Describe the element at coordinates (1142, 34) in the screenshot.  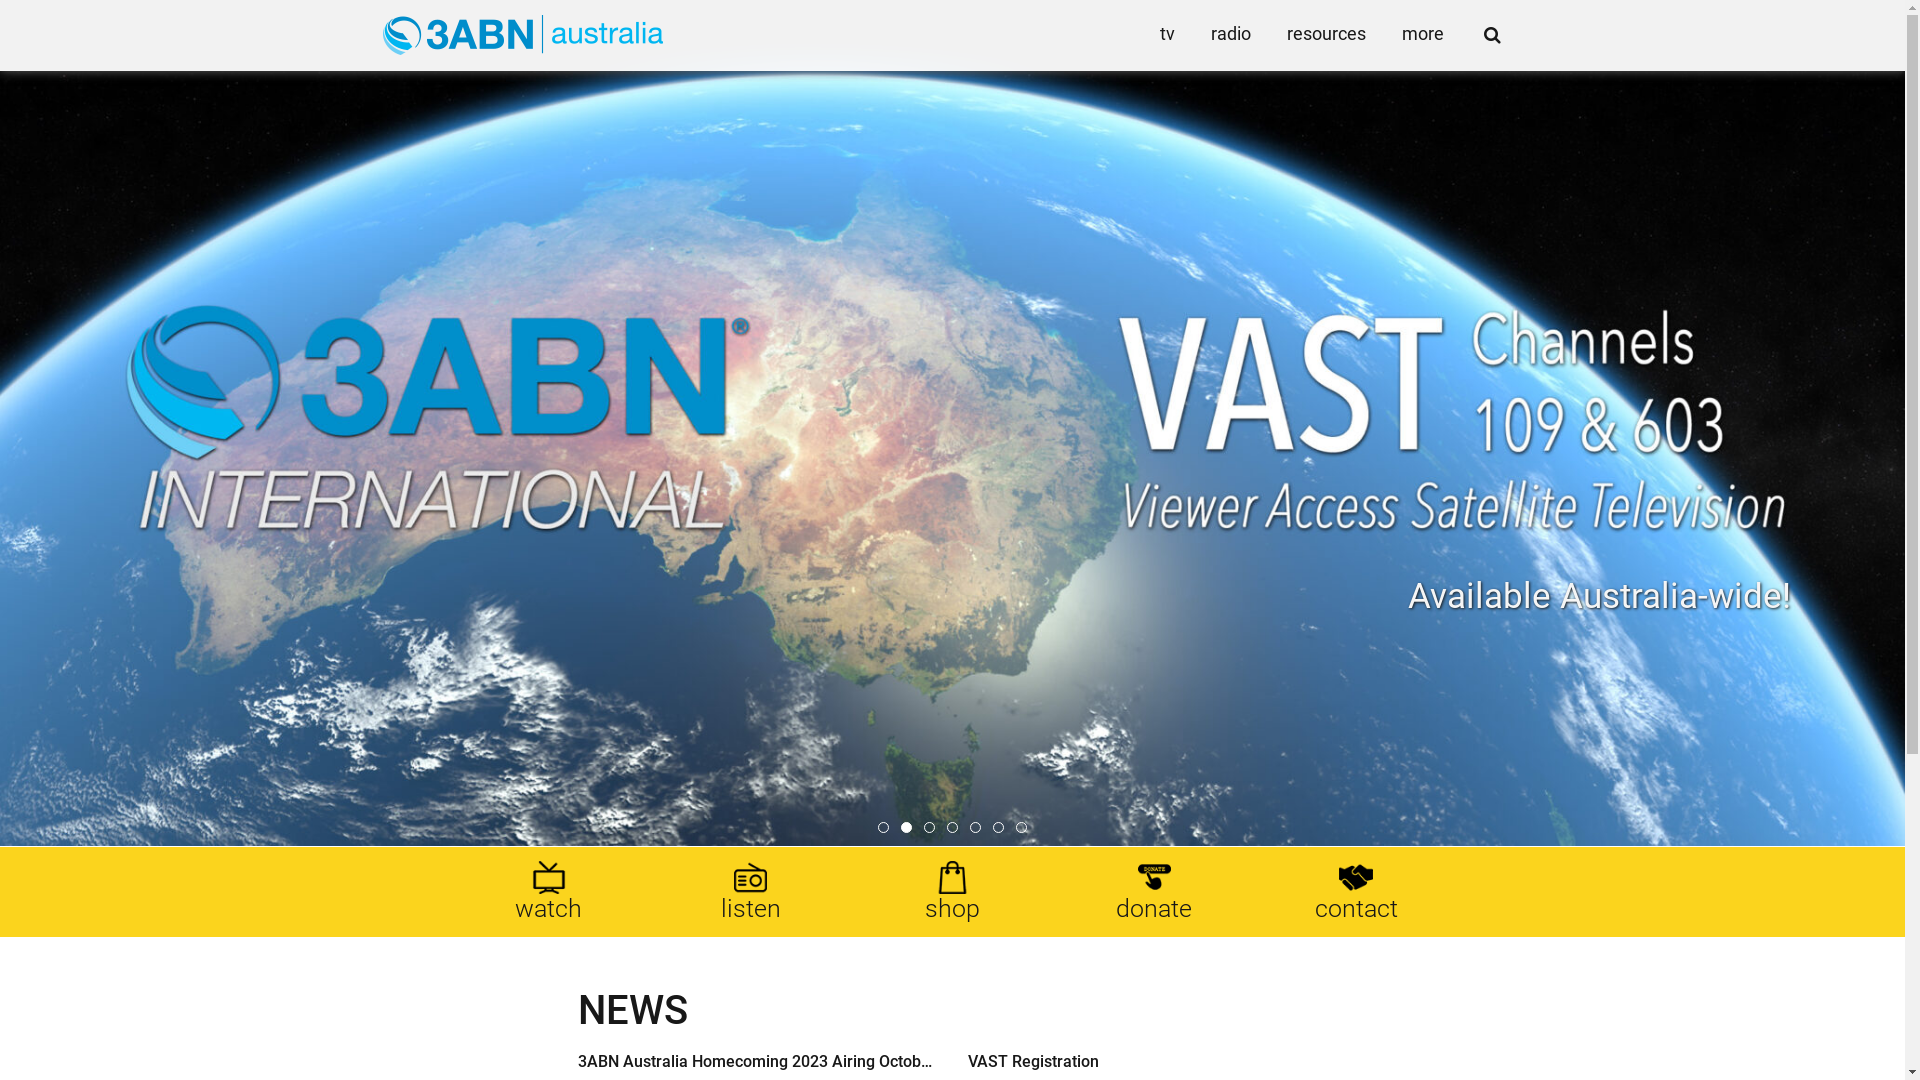
I see `'tv'` at that location.